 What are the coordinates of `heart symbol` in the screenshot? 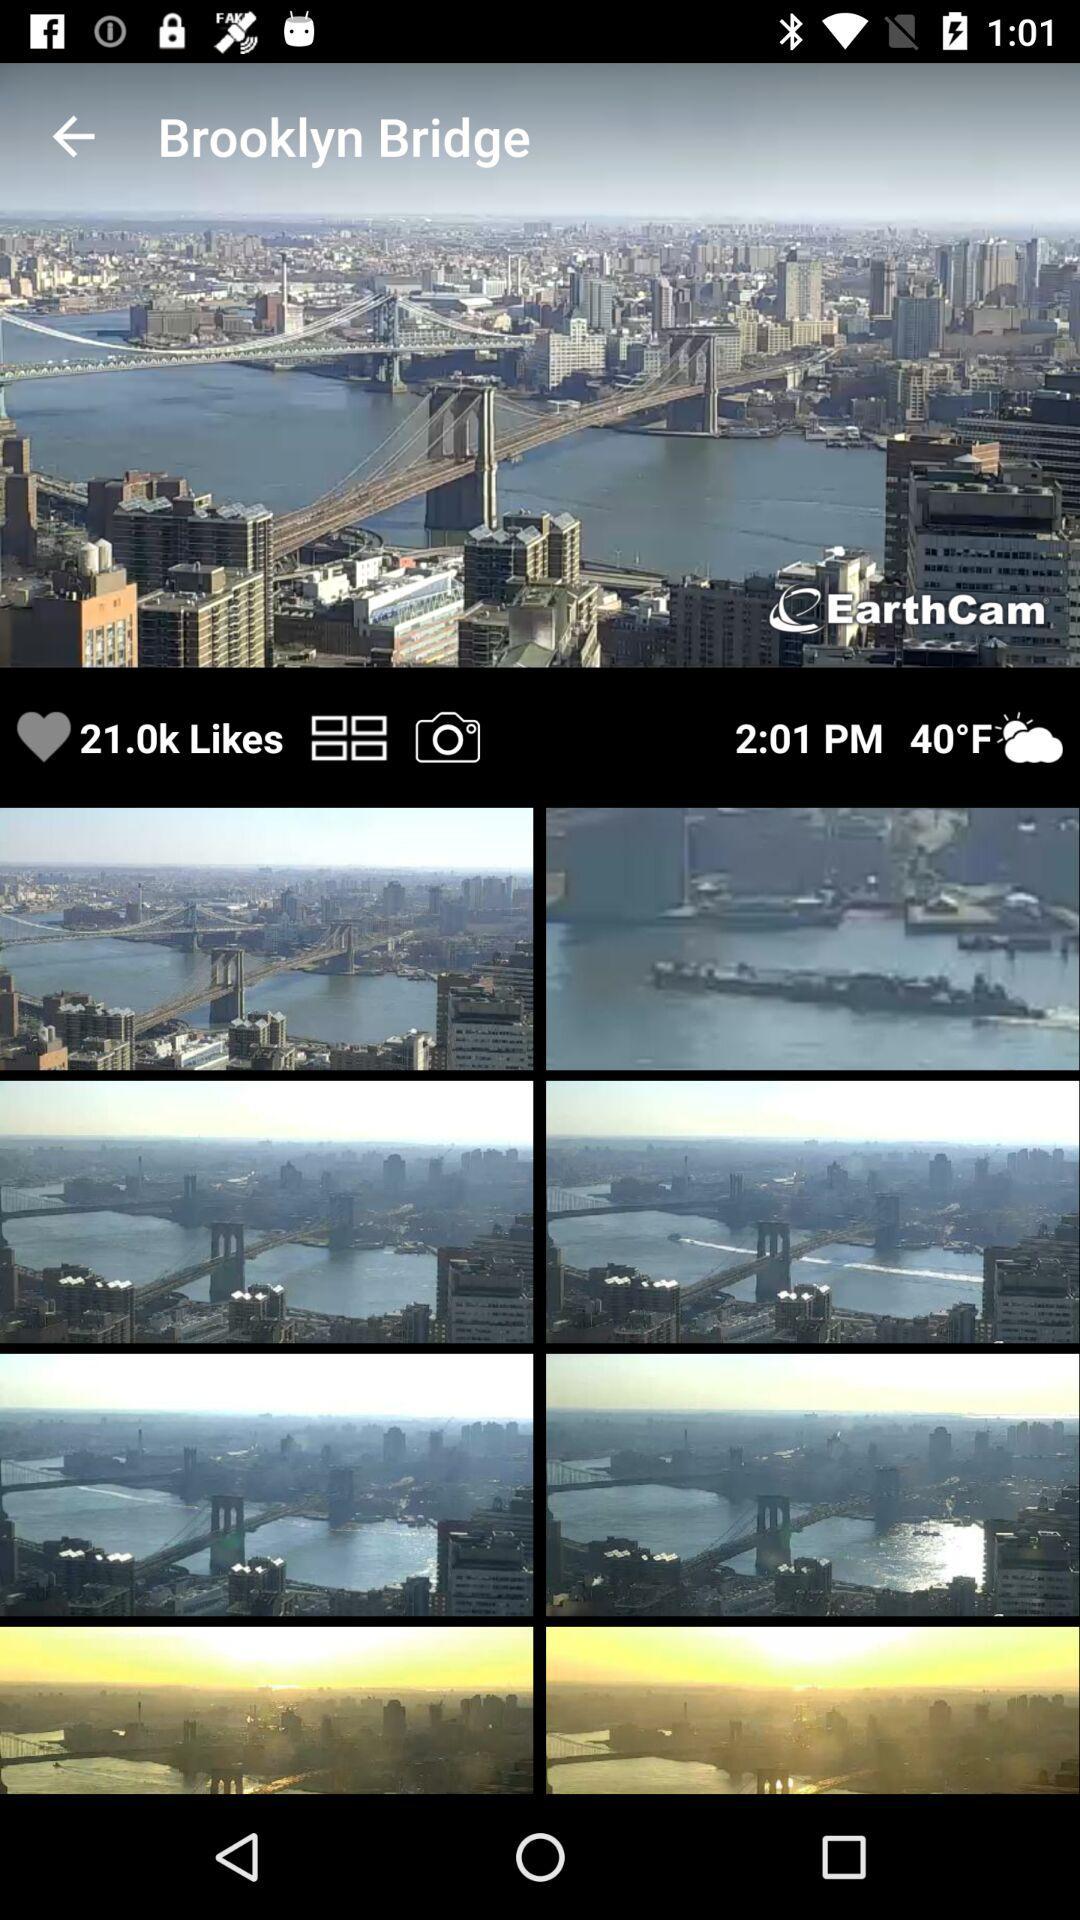 It's located at (43, 736).